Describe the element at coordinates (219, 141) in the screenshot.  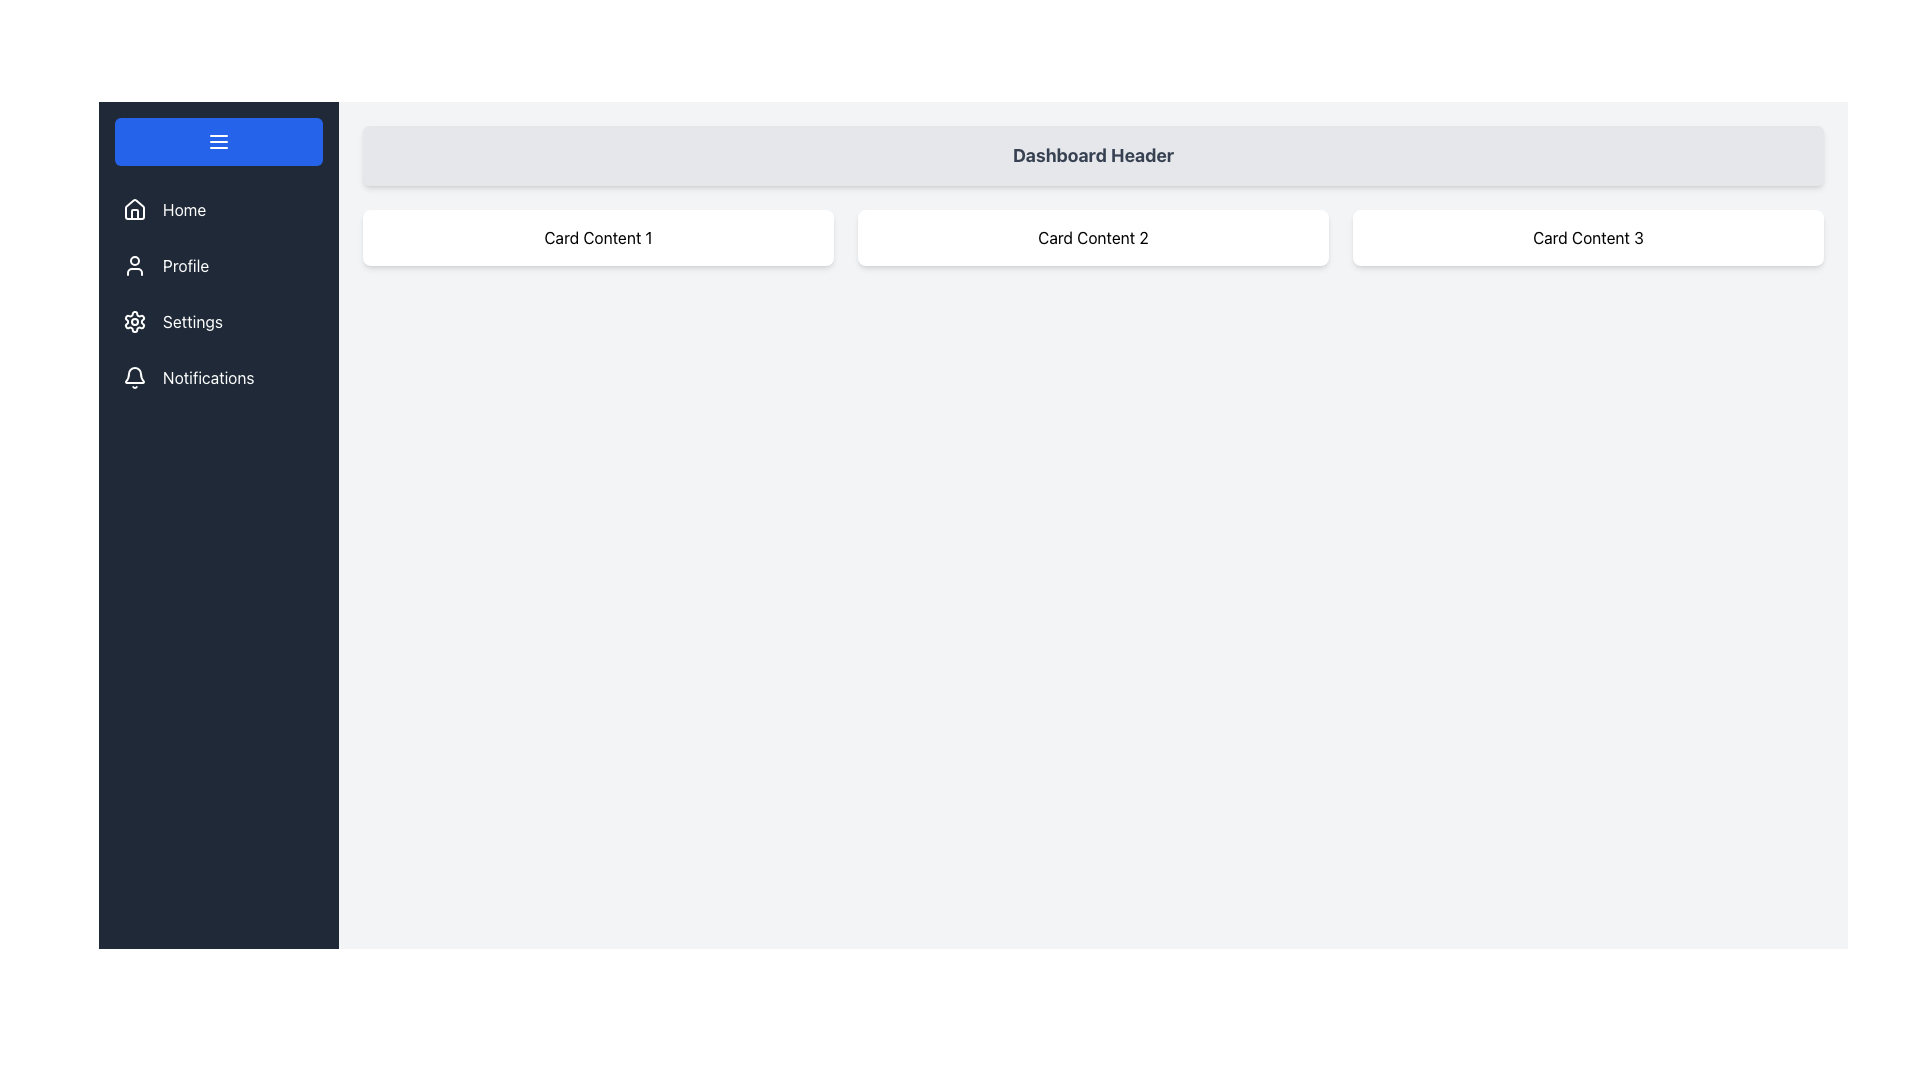
I see `the toggle button for the sidebar located at the top of the vertical sidebar on the left side of the interface` at that location.